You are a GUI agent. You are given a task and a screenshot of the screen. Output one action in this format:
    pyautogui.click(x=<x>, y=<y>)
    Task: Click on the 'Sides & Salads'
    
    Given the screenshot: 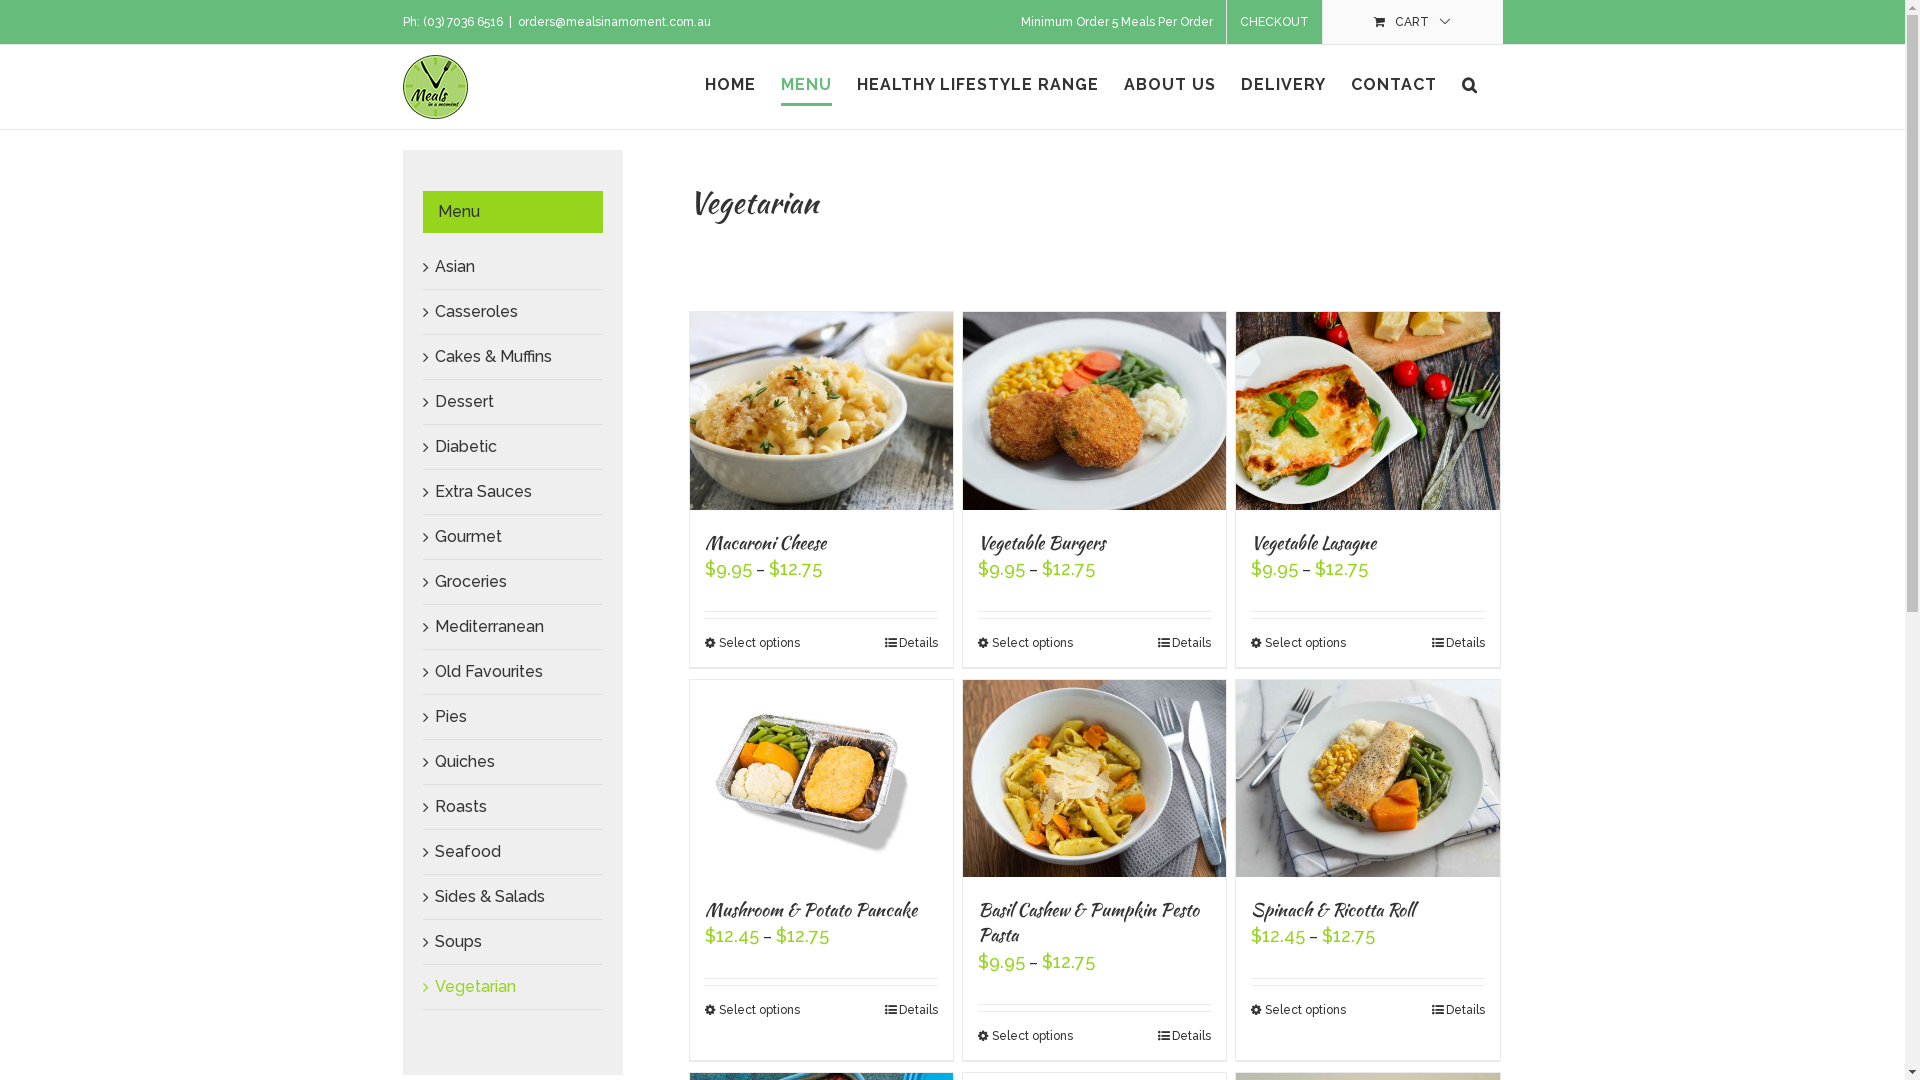 What is the action you would take?
    pyautogui.click(x=432, y=895)
    